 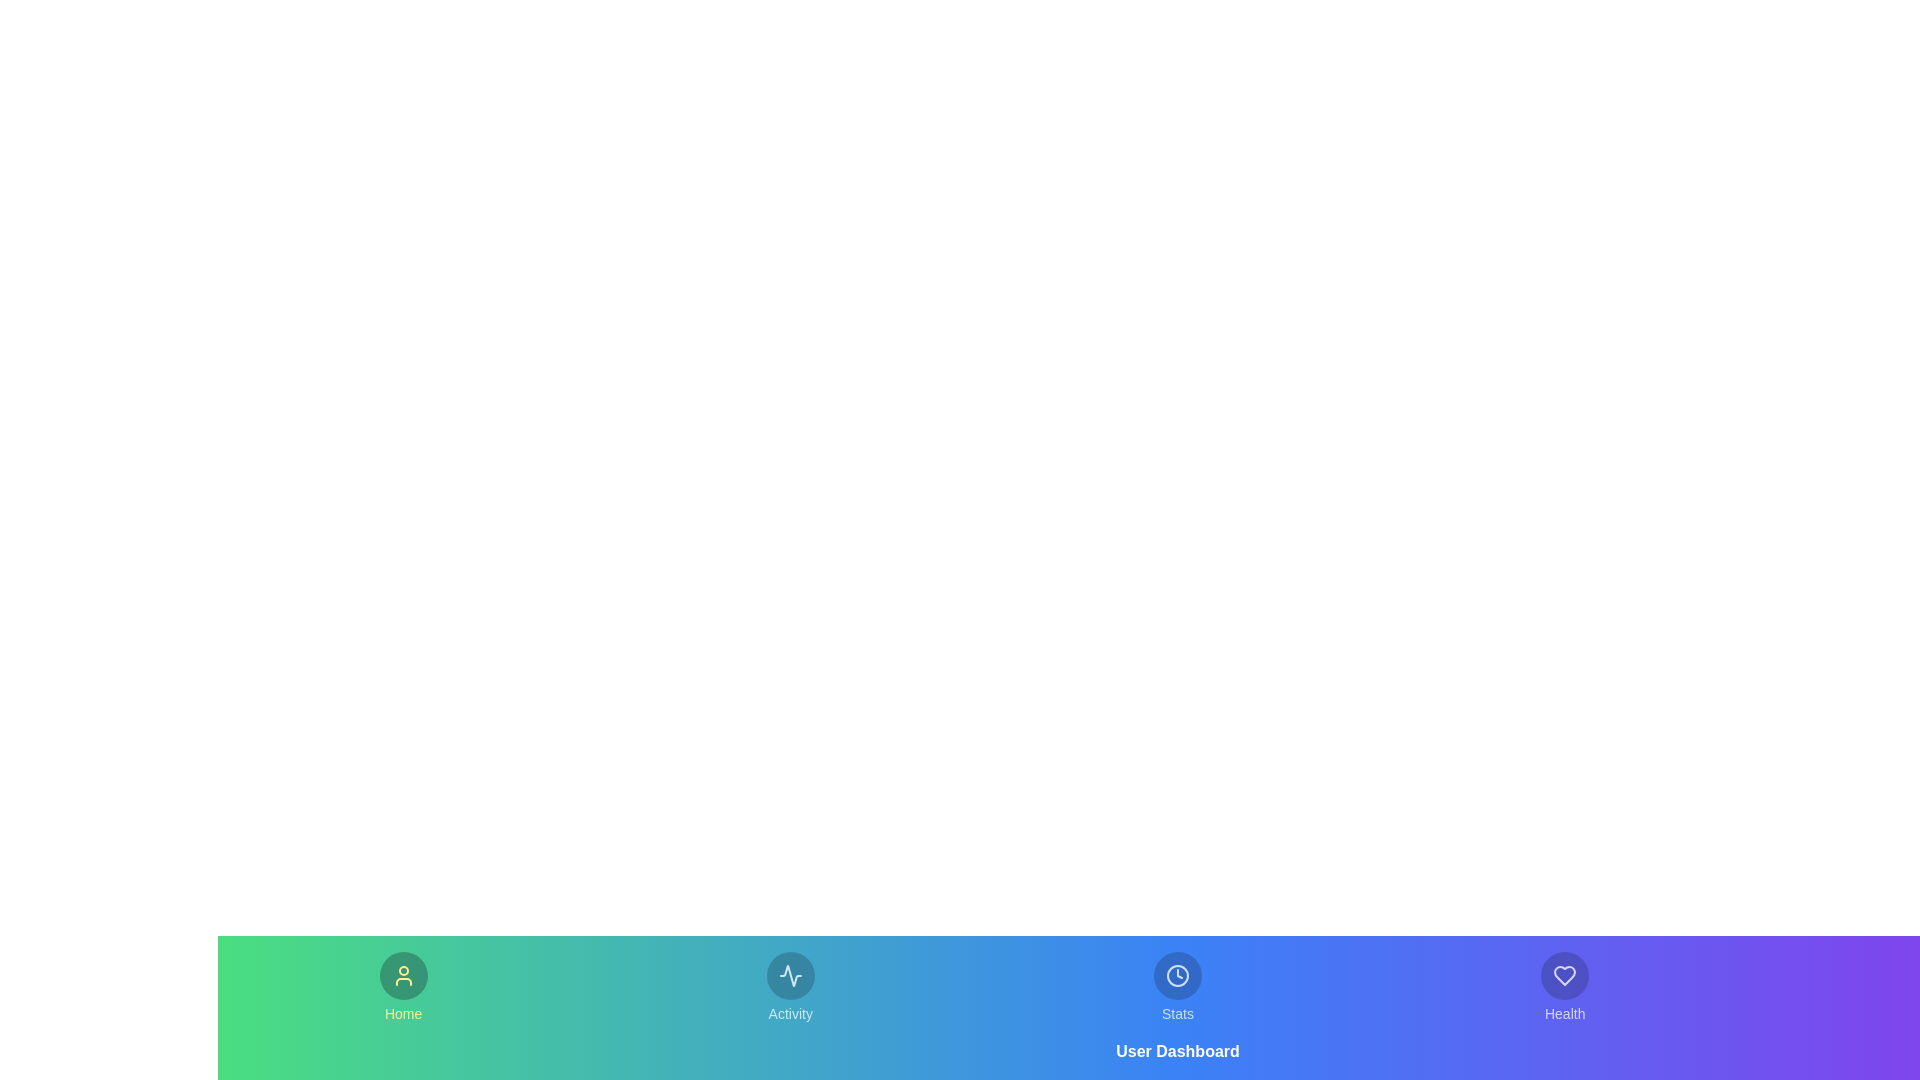 I want to click on the Health tab in the bottom navigation, so click(x=1564, y=986).